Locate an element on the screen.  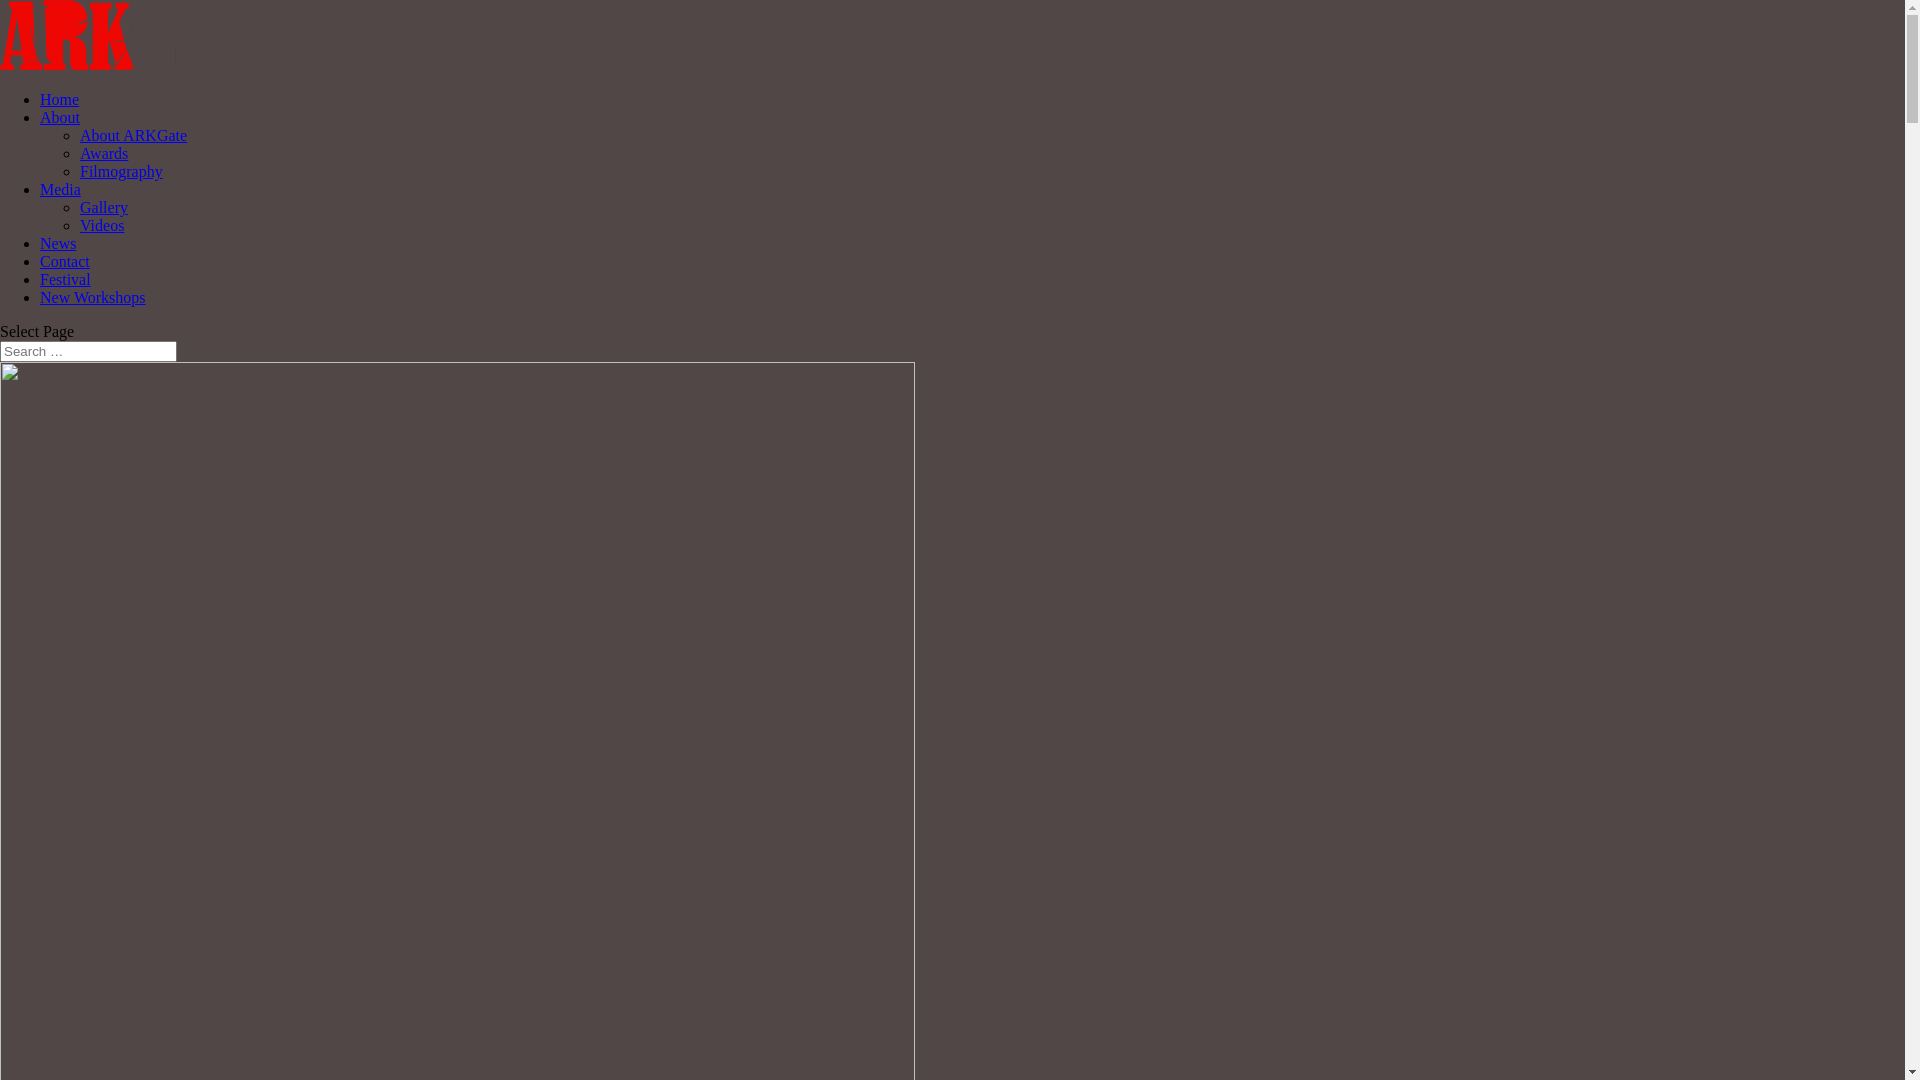
'Search for:' is located at coordinates (87, 350).